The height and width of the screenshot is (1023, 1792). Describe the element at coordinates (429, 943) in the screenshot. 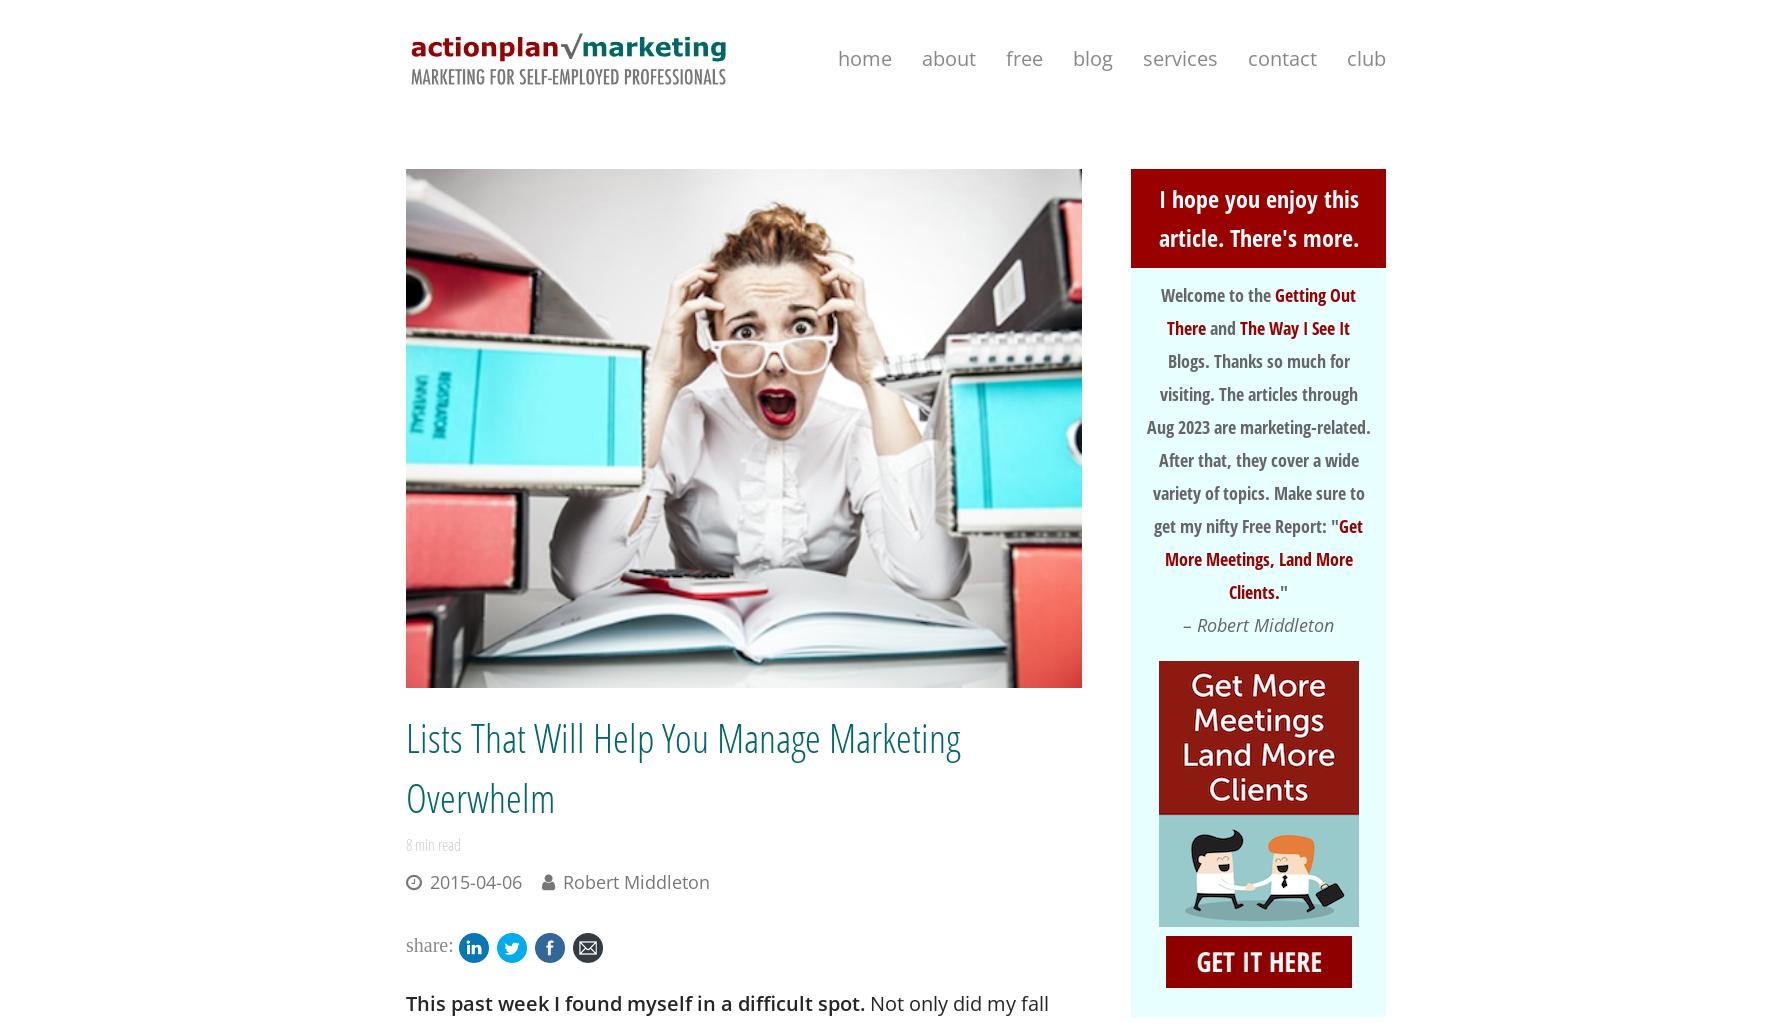

I see `'share:'` at that location.